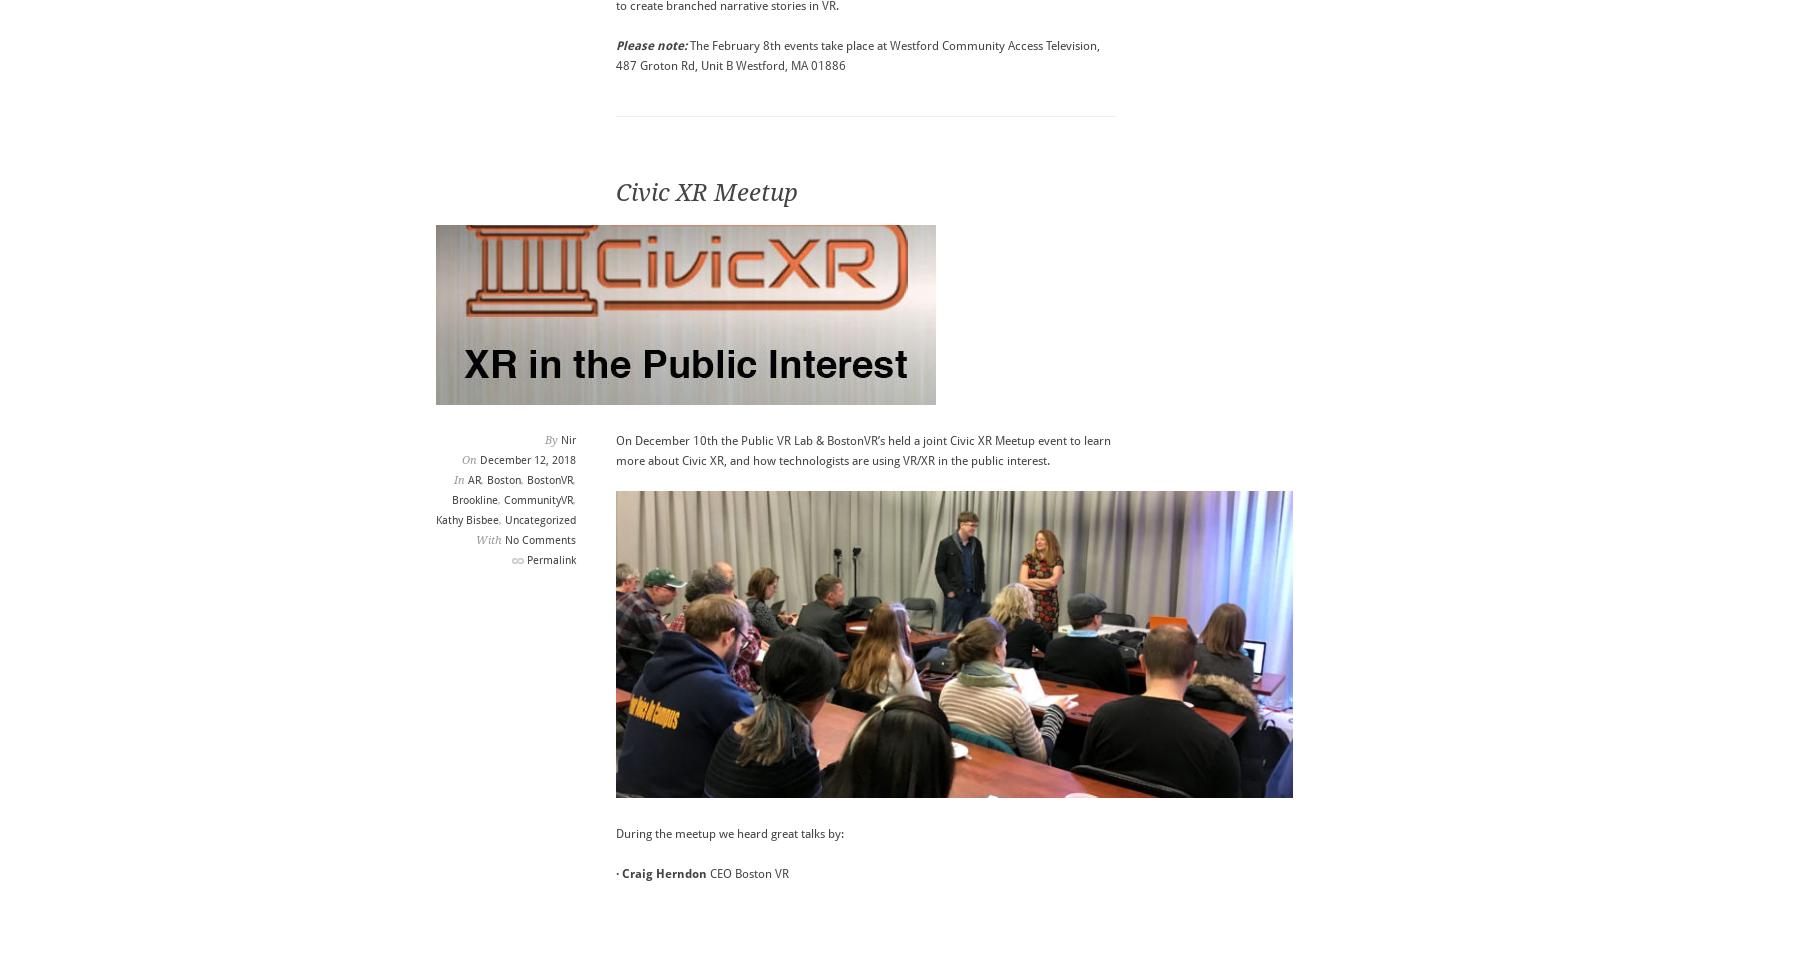  What do you see at coordinates (466, 519) in the screenshot?
I see `'Kathy Bisbee'` at bounding box center [466, 519].